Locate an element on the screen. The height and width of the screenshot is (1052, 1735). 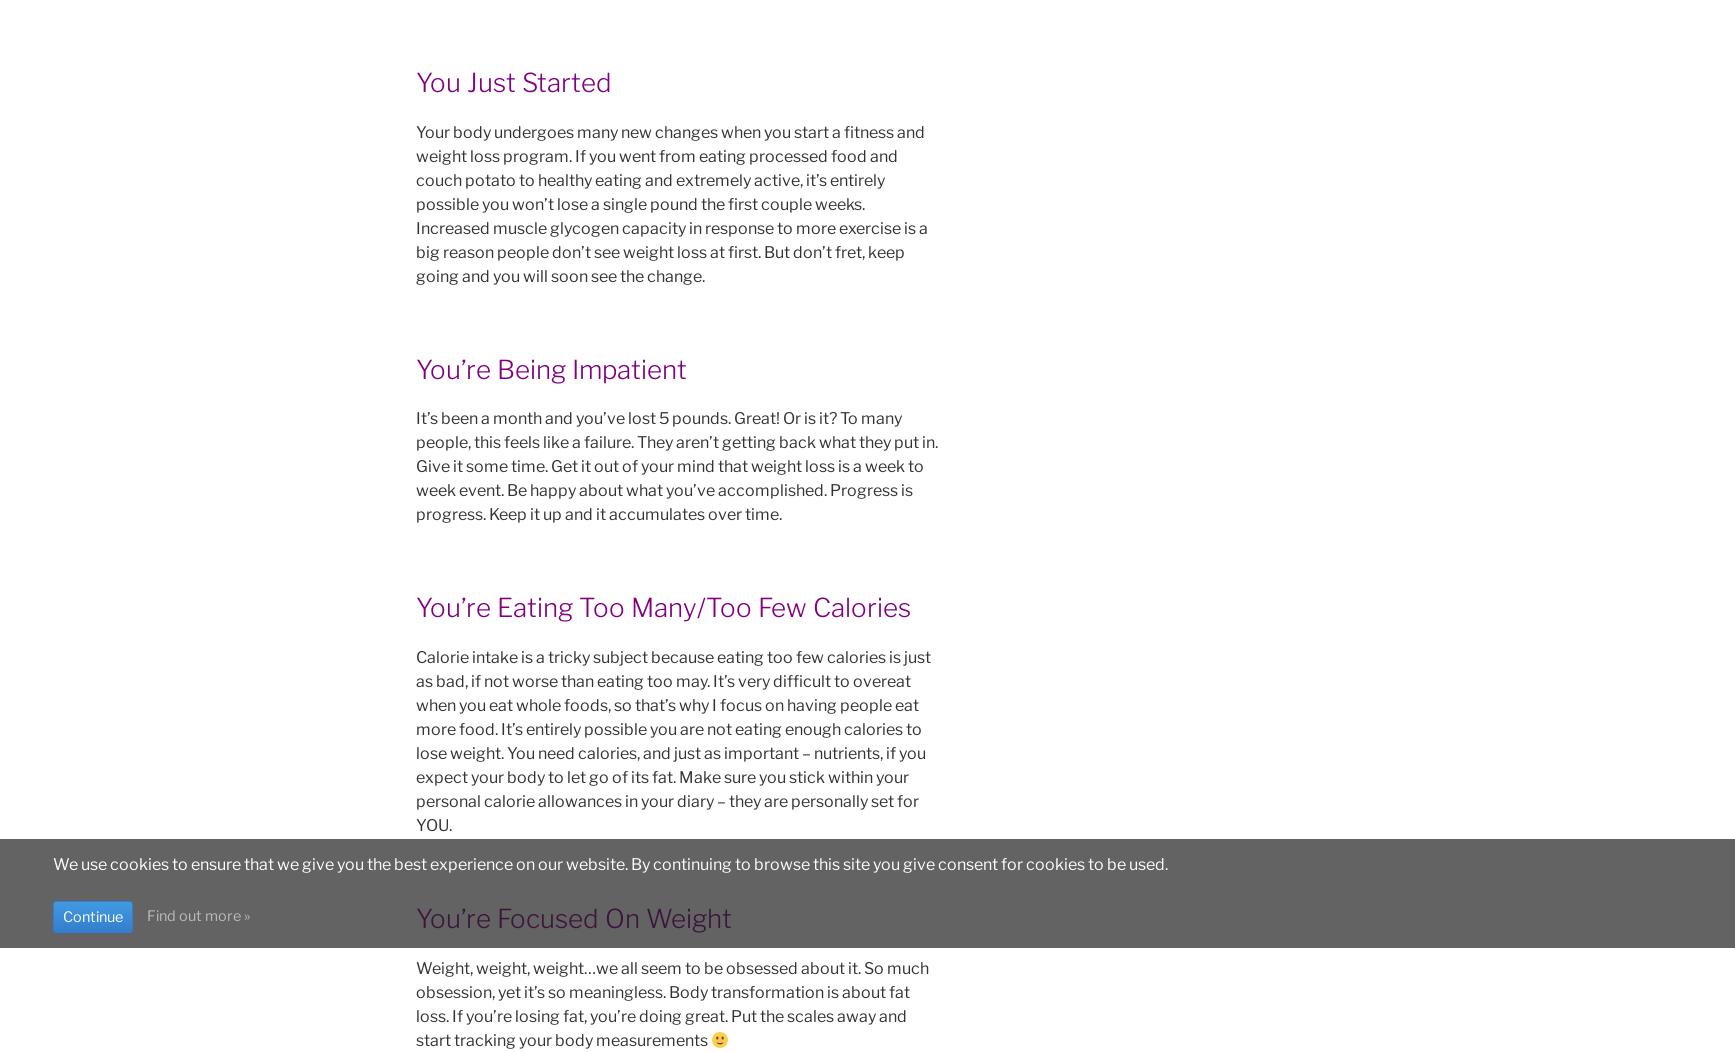
'It’s been a month and you’ve lost 5 pounds. Great! Or is it? To many people, this feels like a failure. They aren’t getting back what they put in. Give it some time. Get it out of your mind that weight loss is a week to week event. Be happy about what you’ve accomplished. Progress is progress. Keep it up and it accumulates over time.' is located at coordinates (675, 466).